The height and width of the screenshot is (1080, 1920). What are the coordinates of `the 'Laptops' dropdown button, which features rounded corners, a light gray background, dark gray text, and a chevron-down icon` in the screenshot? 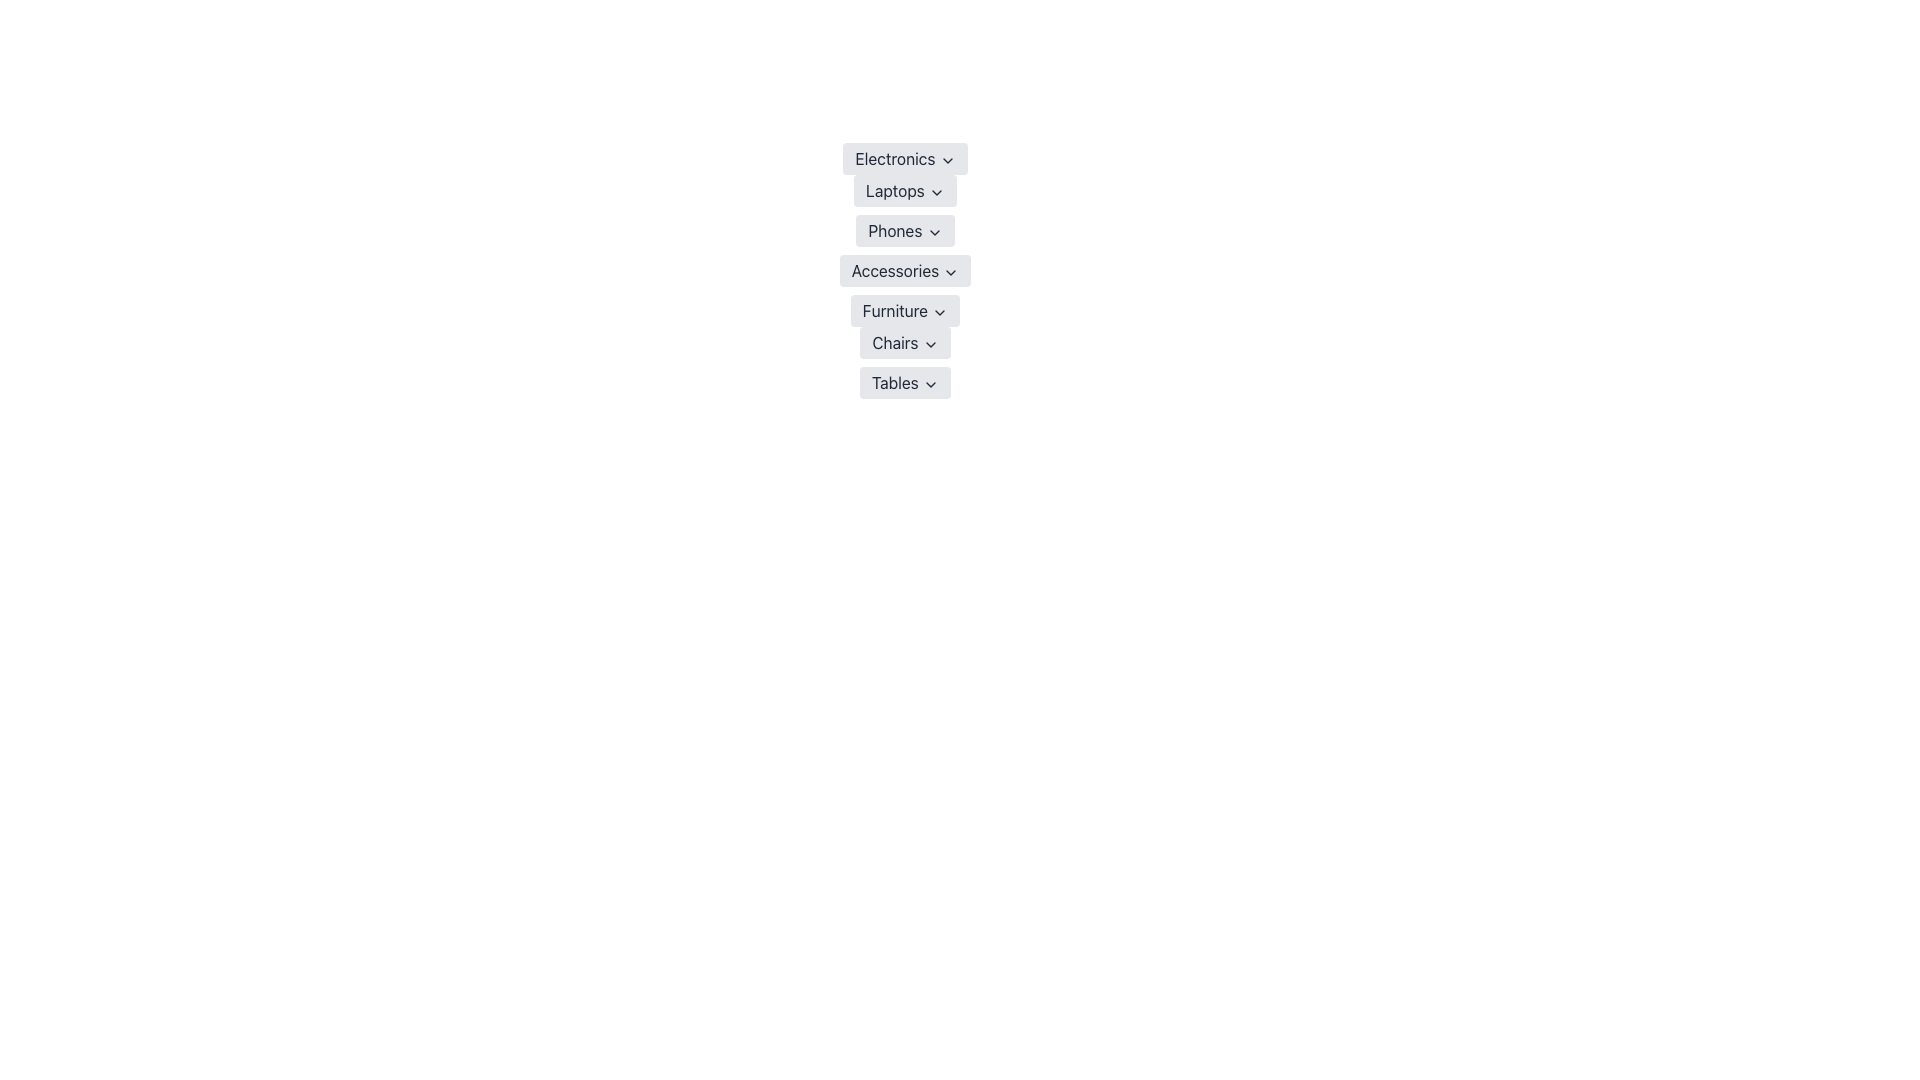 It's located at (904, 191).